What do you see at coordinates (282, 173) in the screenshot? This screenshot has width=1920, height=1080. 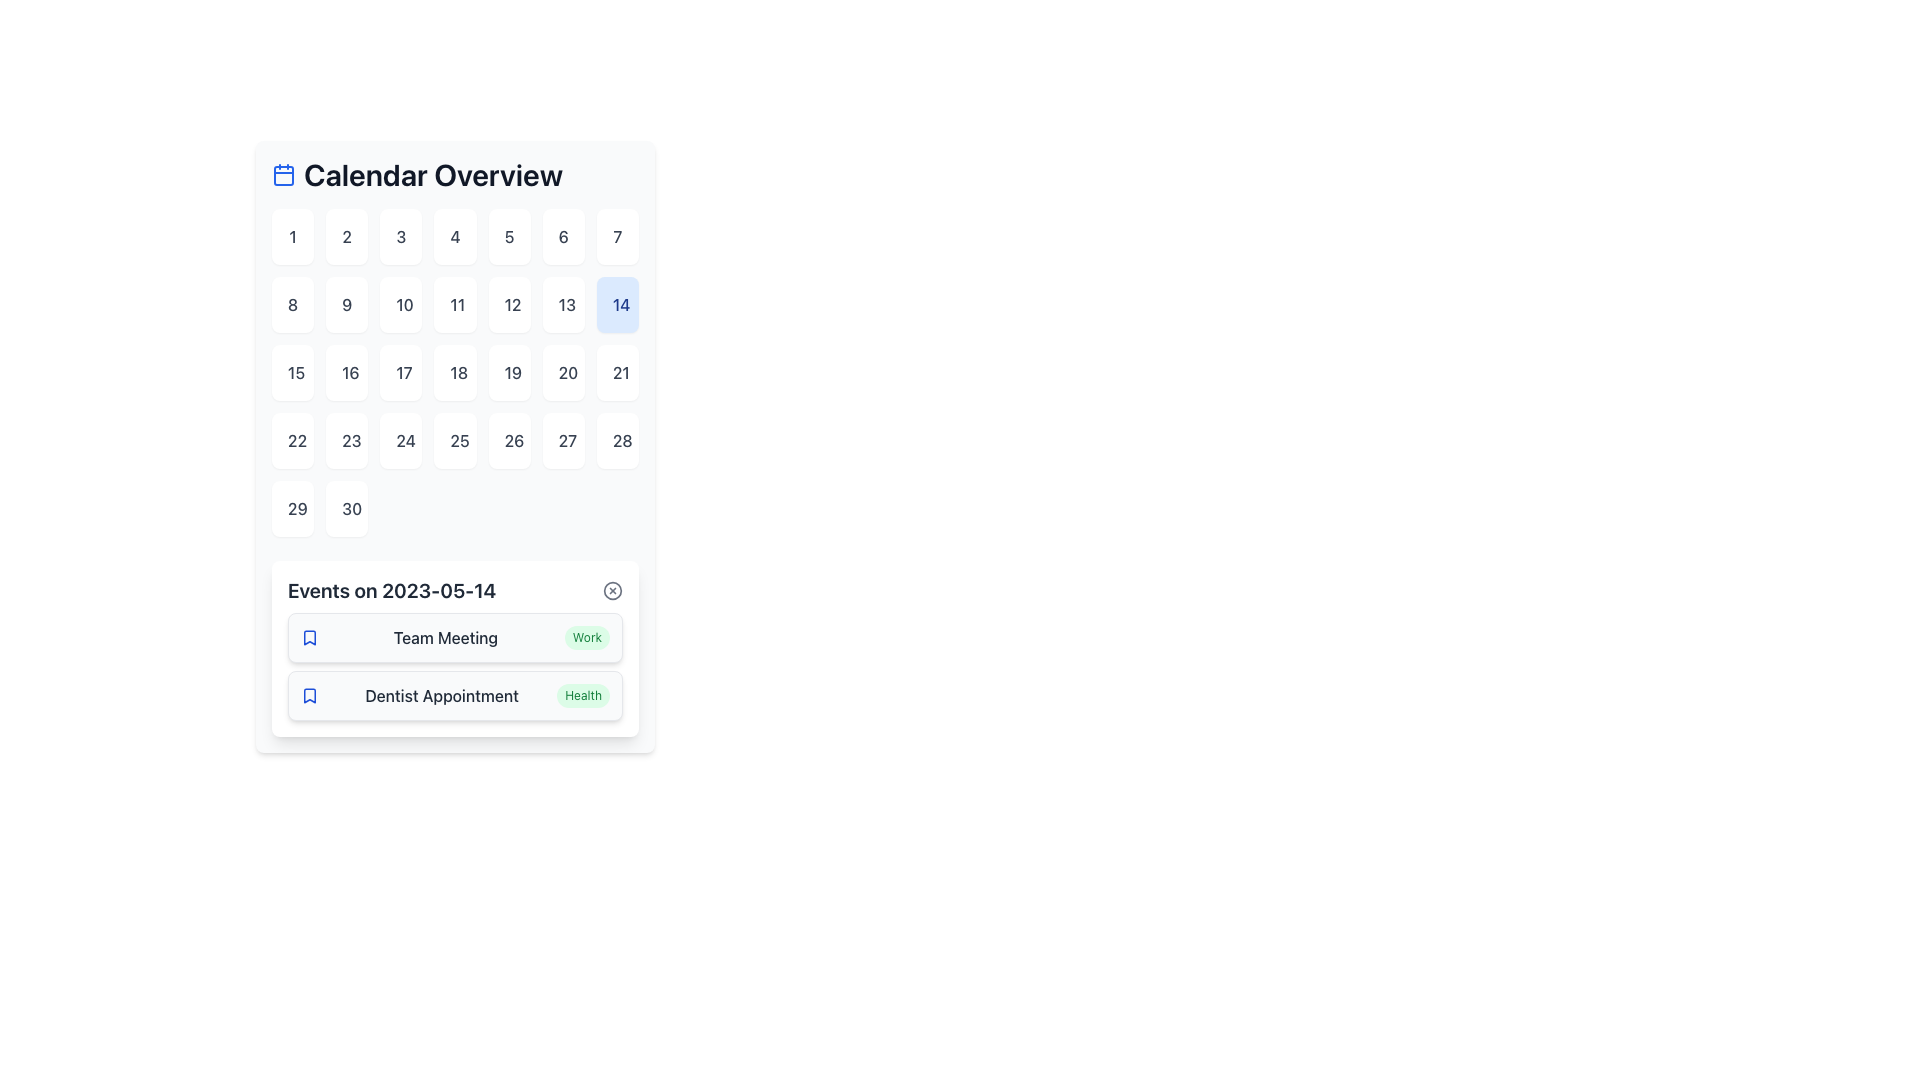 I see `the calendar icon with a blue outline, which is located at the top-left corner of the 'Calendar Overview' section, preceding the 'Calendar Overview' text` at bounding box center [282, 173].